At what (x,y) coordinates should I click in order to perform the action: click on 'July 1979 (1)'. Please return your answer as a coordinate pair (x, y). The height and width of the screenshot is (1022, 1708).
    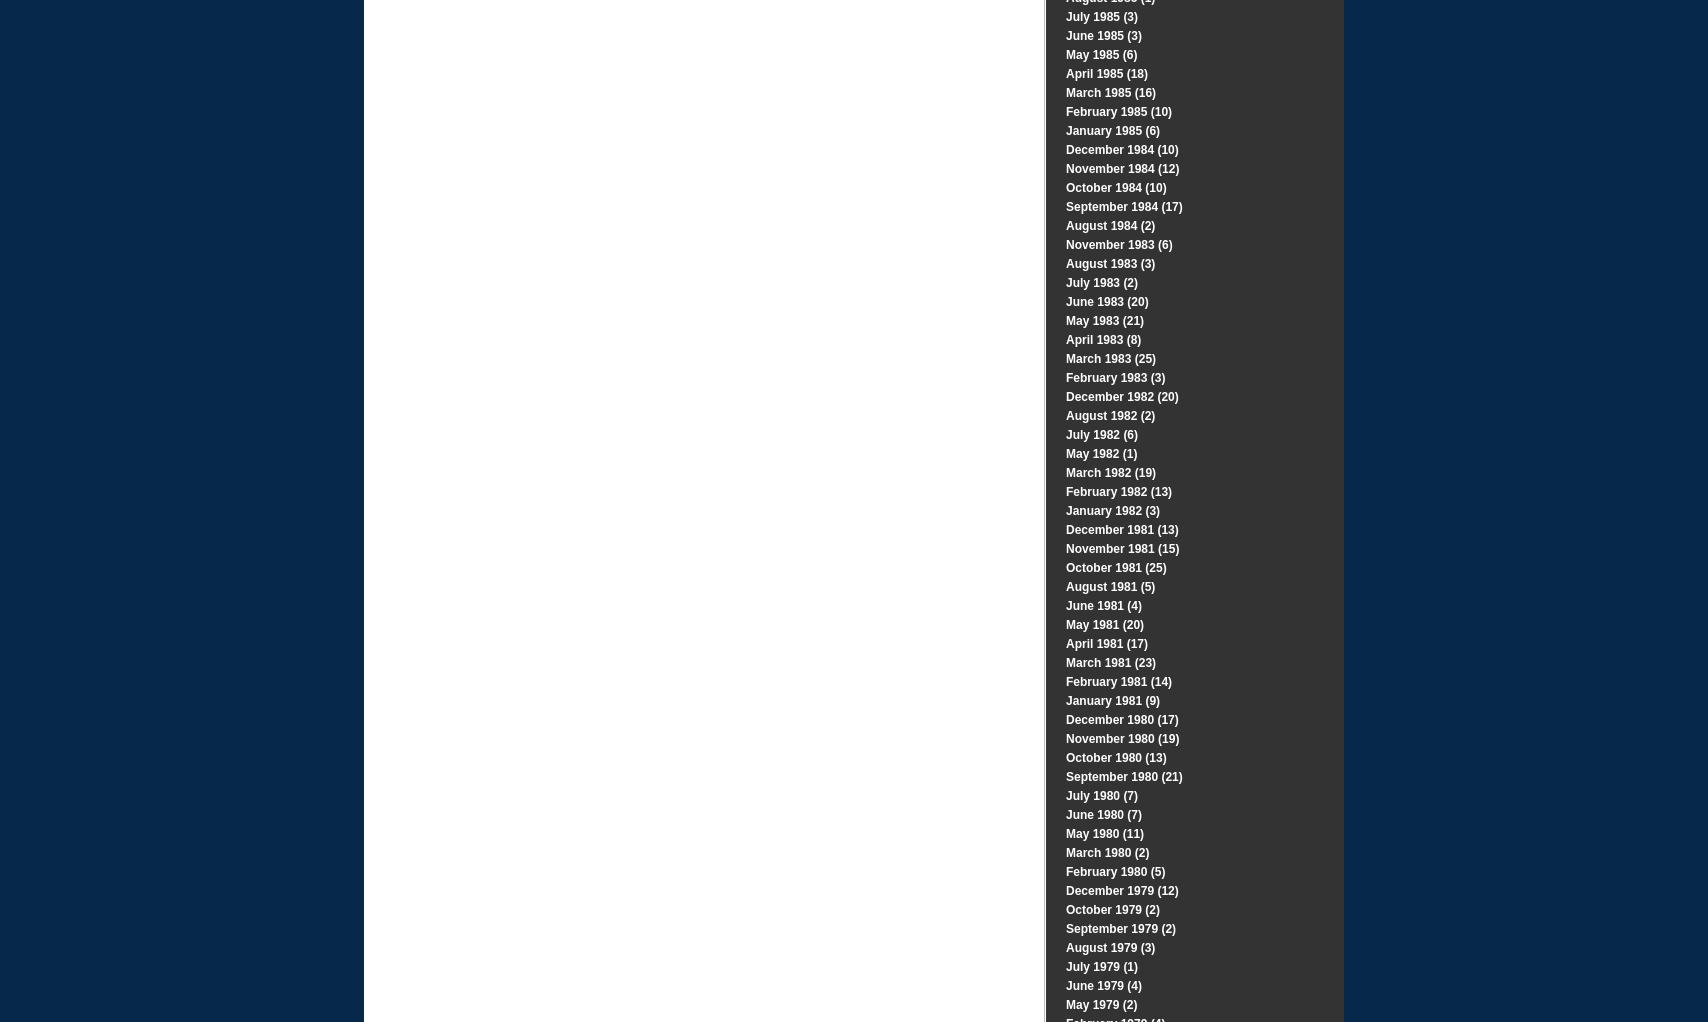
    Looking at the image, I should click on (1102, 966).